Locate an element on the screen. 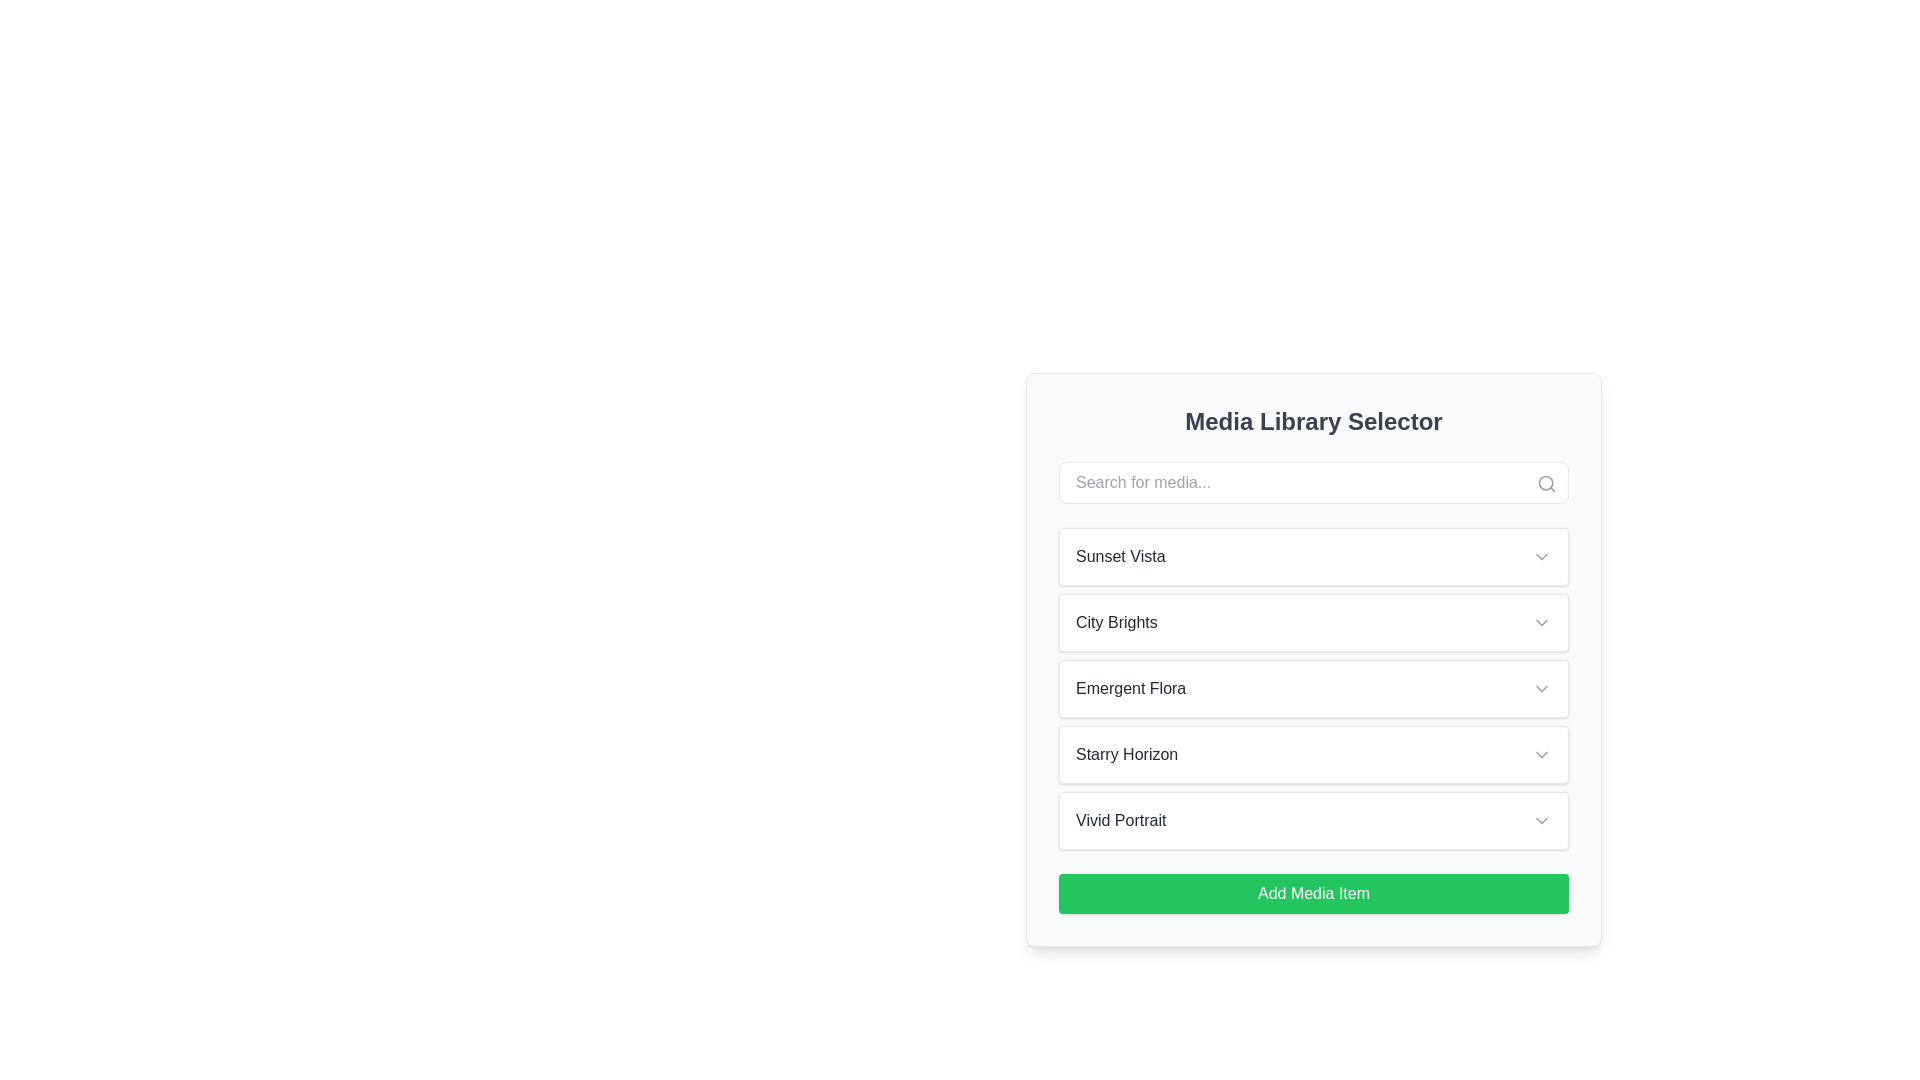  the downward-pointing gray chevron icon next to the 'City Brights' label is located at coordinates (1540, 622).